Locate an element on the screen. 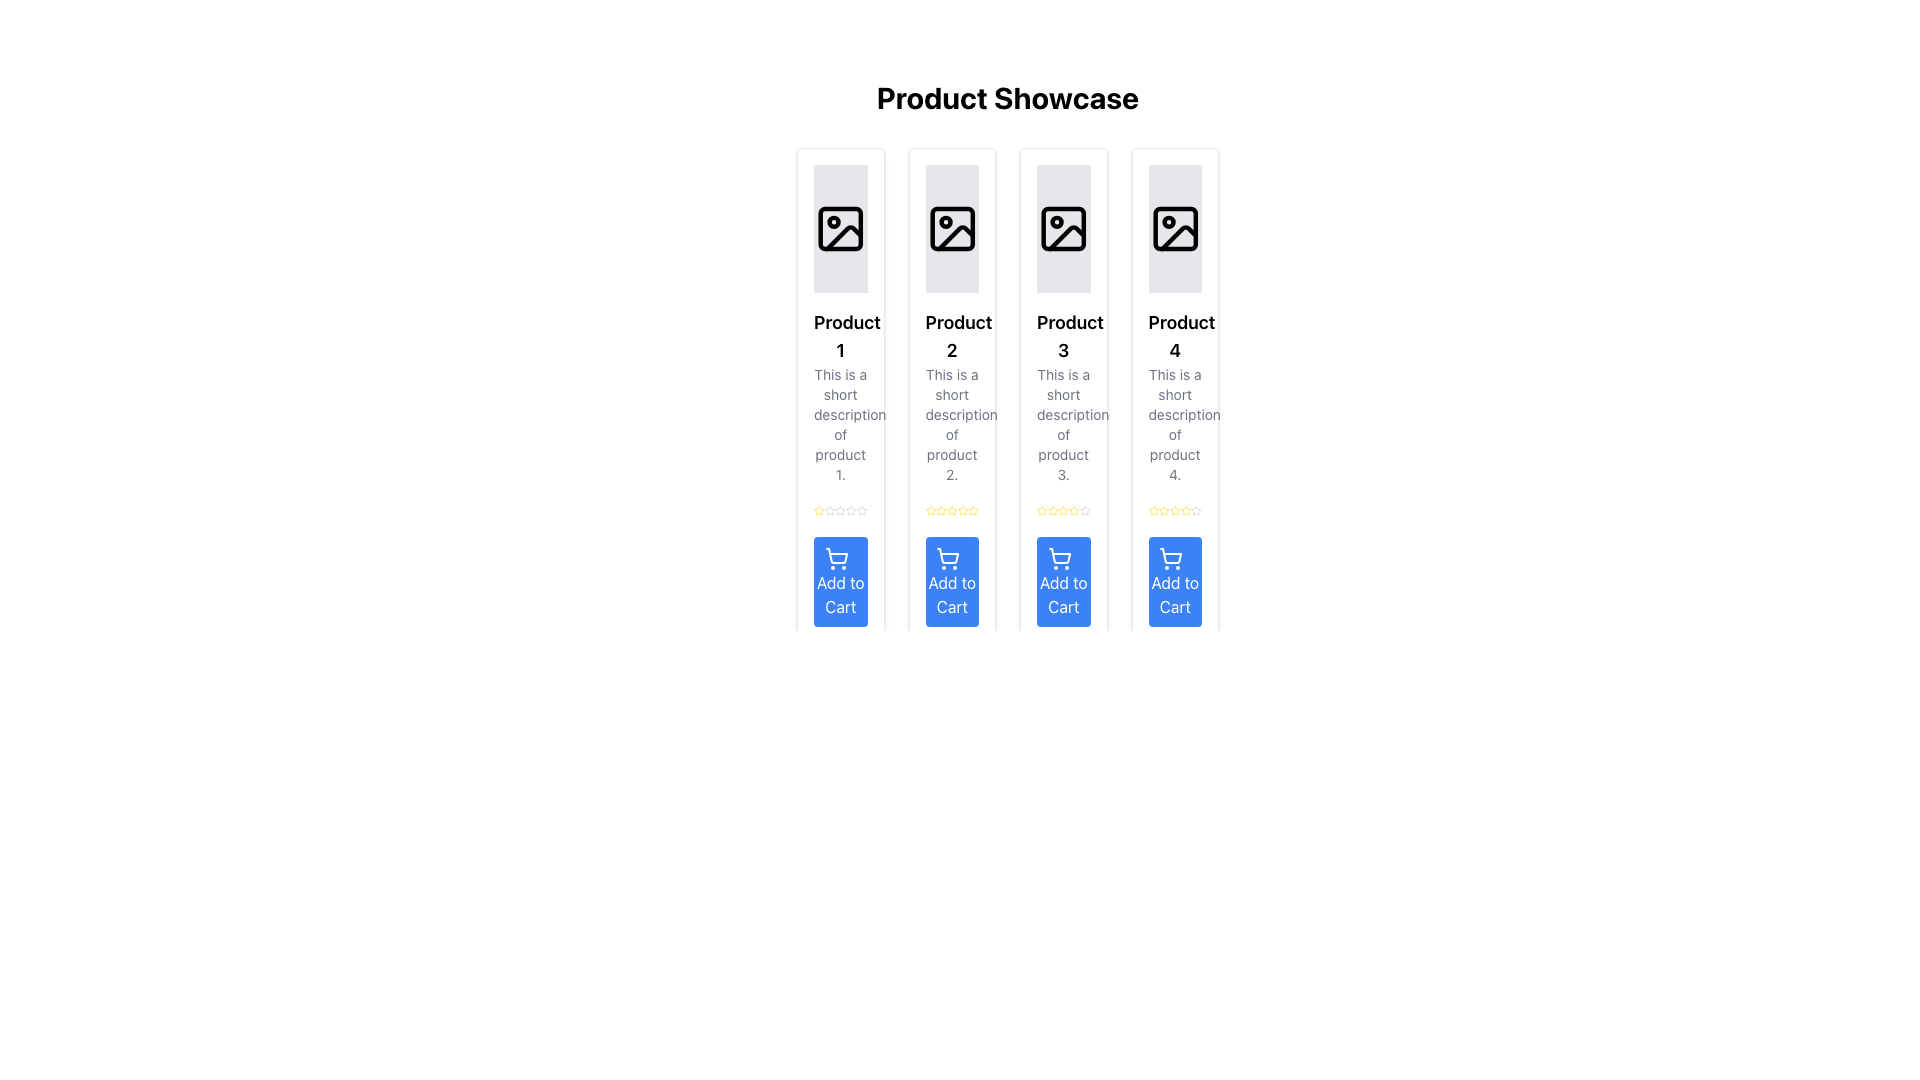  the yellow star-shaped SVG icon located in the fourth product card, situated below the product description and above the 'Add to Cart' button is located at coordinates (1153, 509).